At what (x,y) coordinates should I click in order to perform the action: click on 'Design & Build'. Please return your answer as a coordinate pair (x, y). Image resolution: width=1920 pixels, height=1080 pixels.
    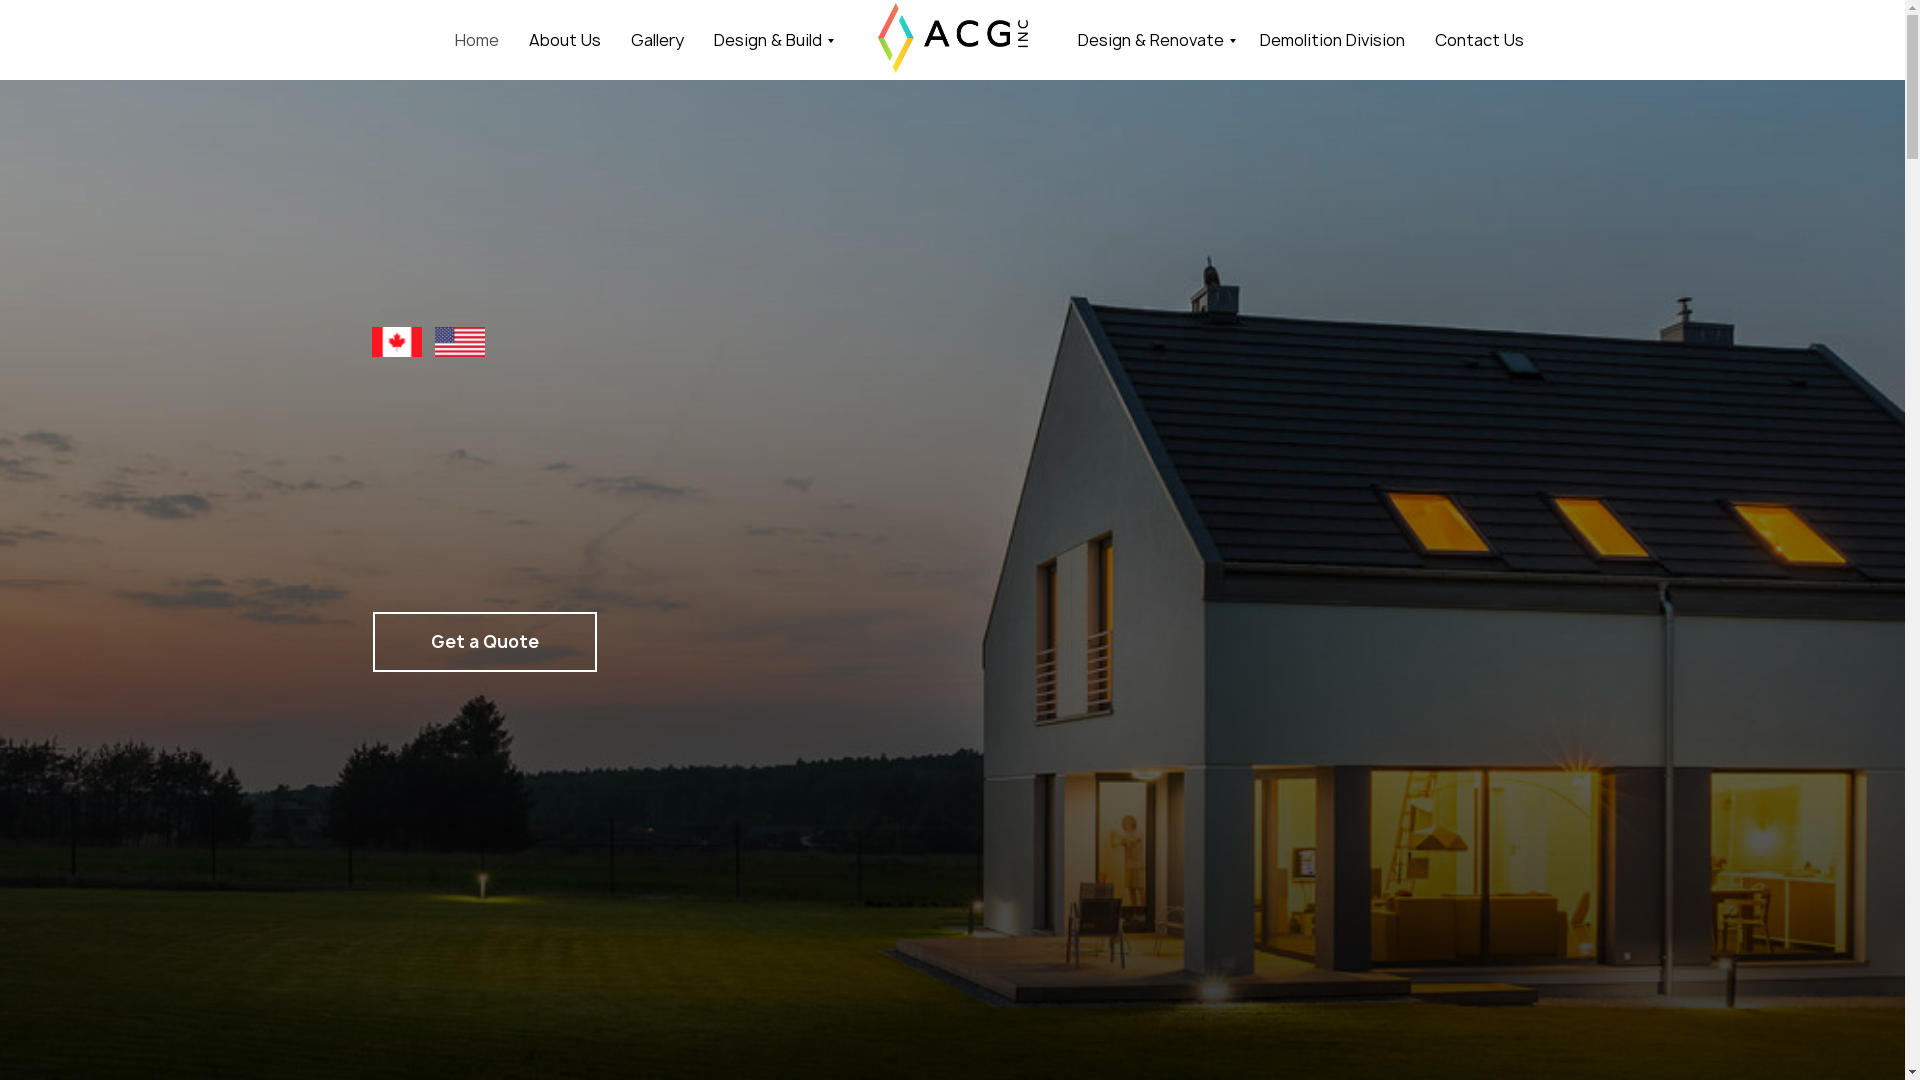
    Looking at the image, I should click on (770, 38).